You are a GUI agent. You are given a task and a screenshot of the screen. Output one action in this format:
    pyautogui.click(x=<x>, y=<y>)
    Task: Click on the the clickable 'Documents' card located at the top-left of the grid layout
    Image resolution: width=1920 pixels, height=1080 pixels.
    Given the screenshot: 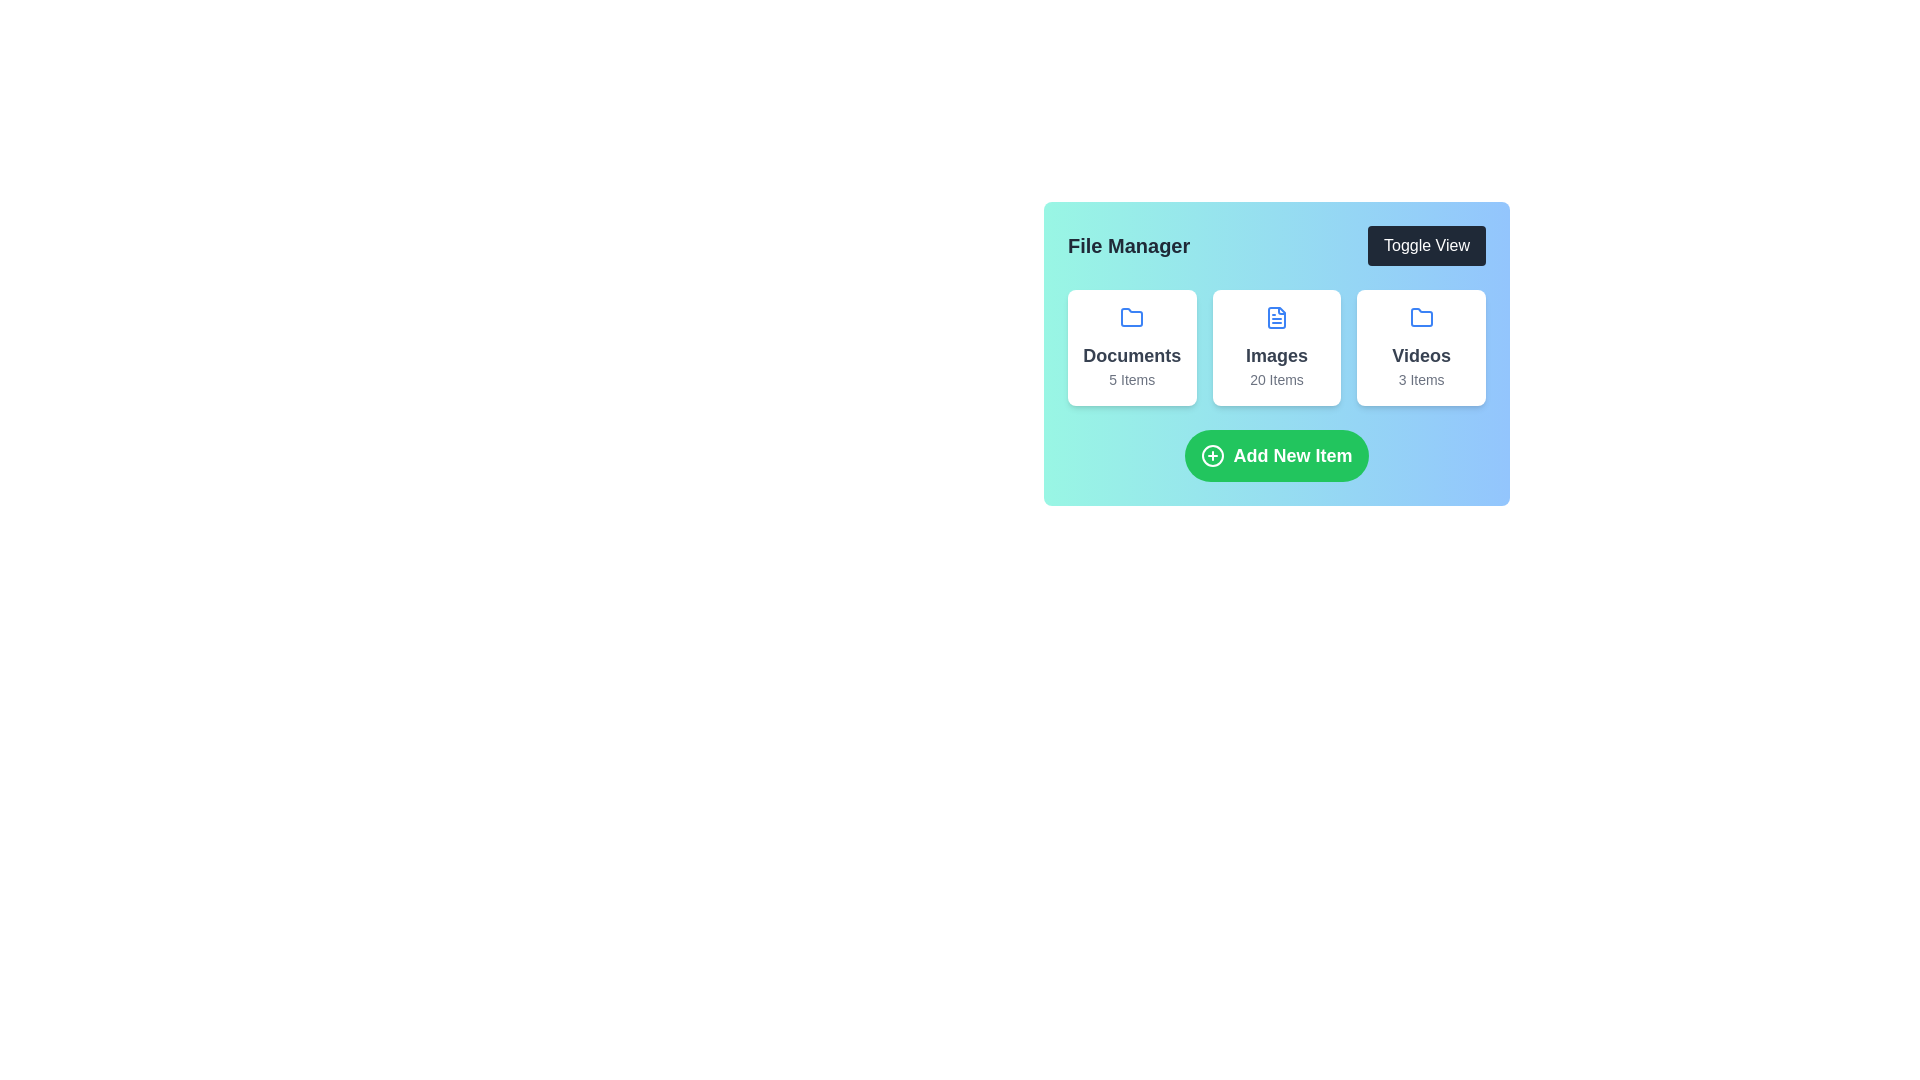 What is the action you would take?
    pyautogui.click(x=1132, y=346)
    